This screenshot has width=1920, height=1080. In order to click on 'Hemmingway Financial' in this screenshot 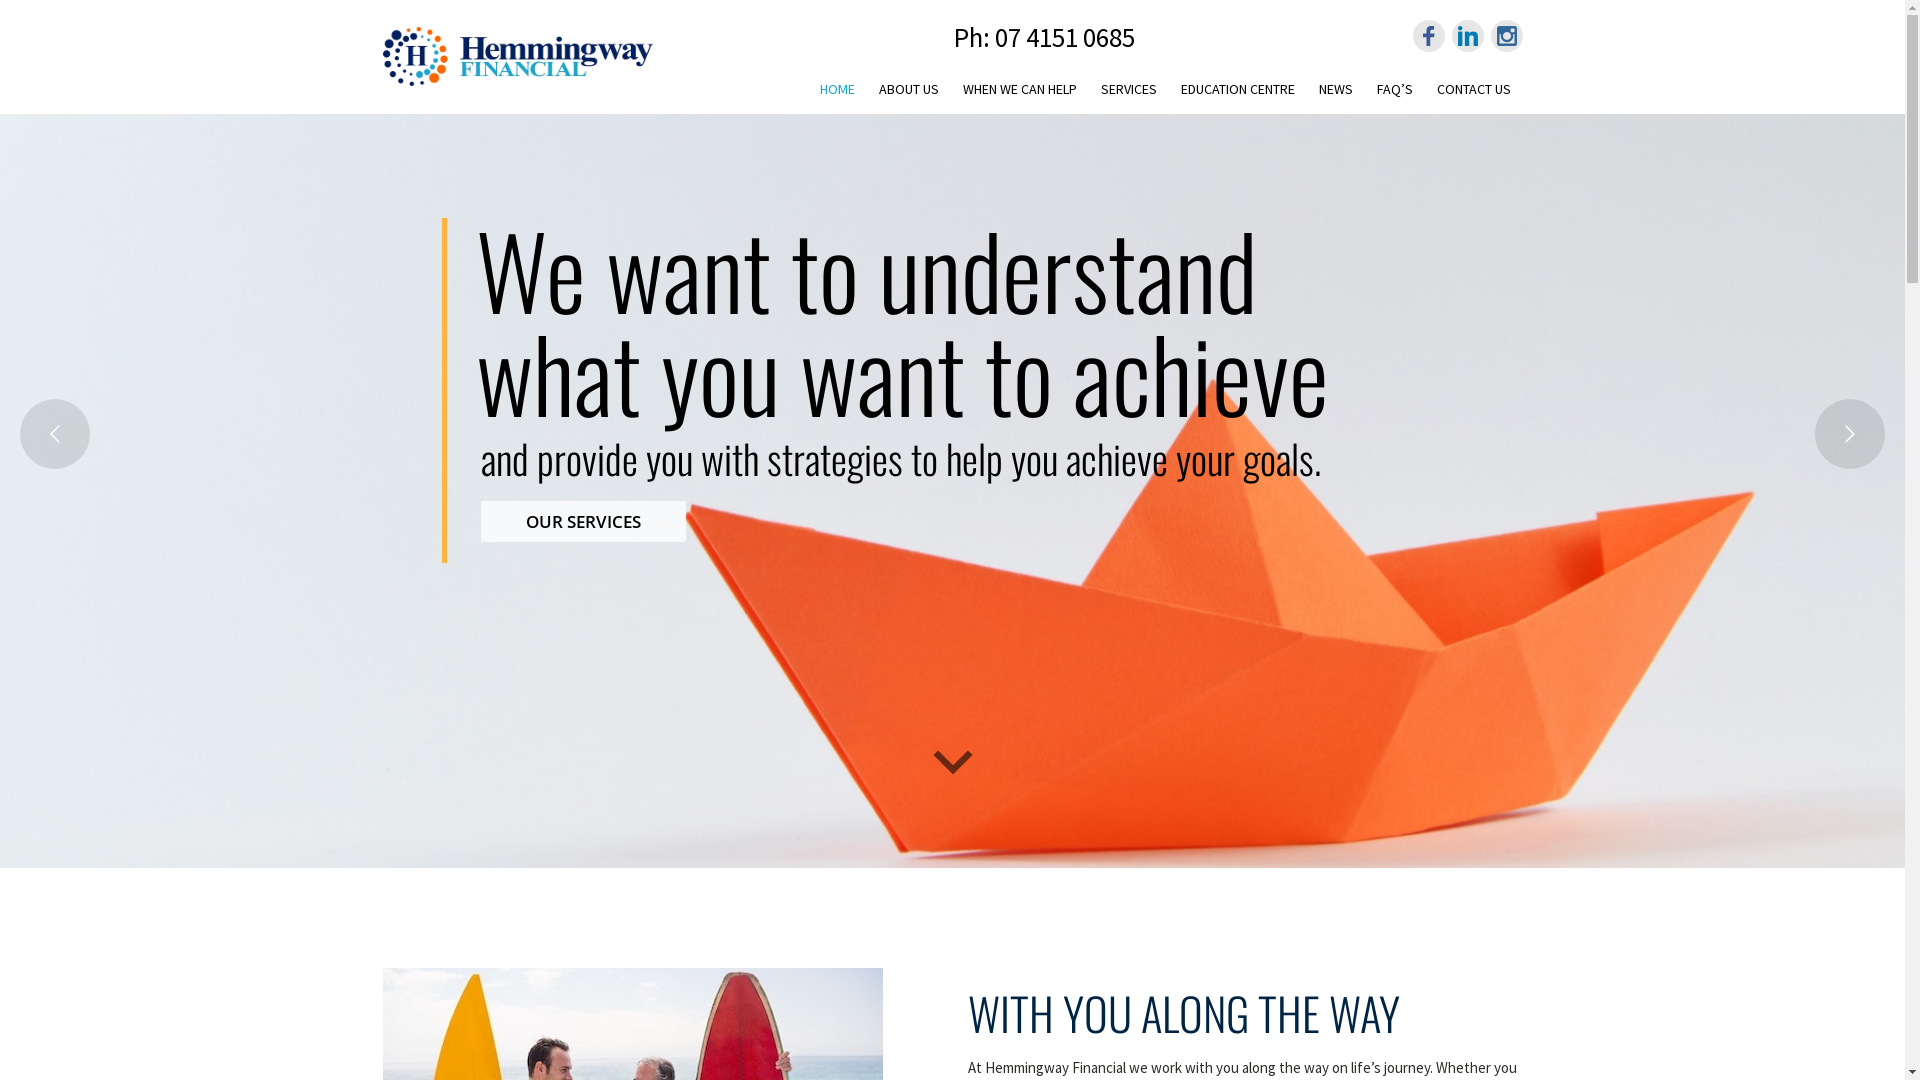, I will do `click(382, 53)`.